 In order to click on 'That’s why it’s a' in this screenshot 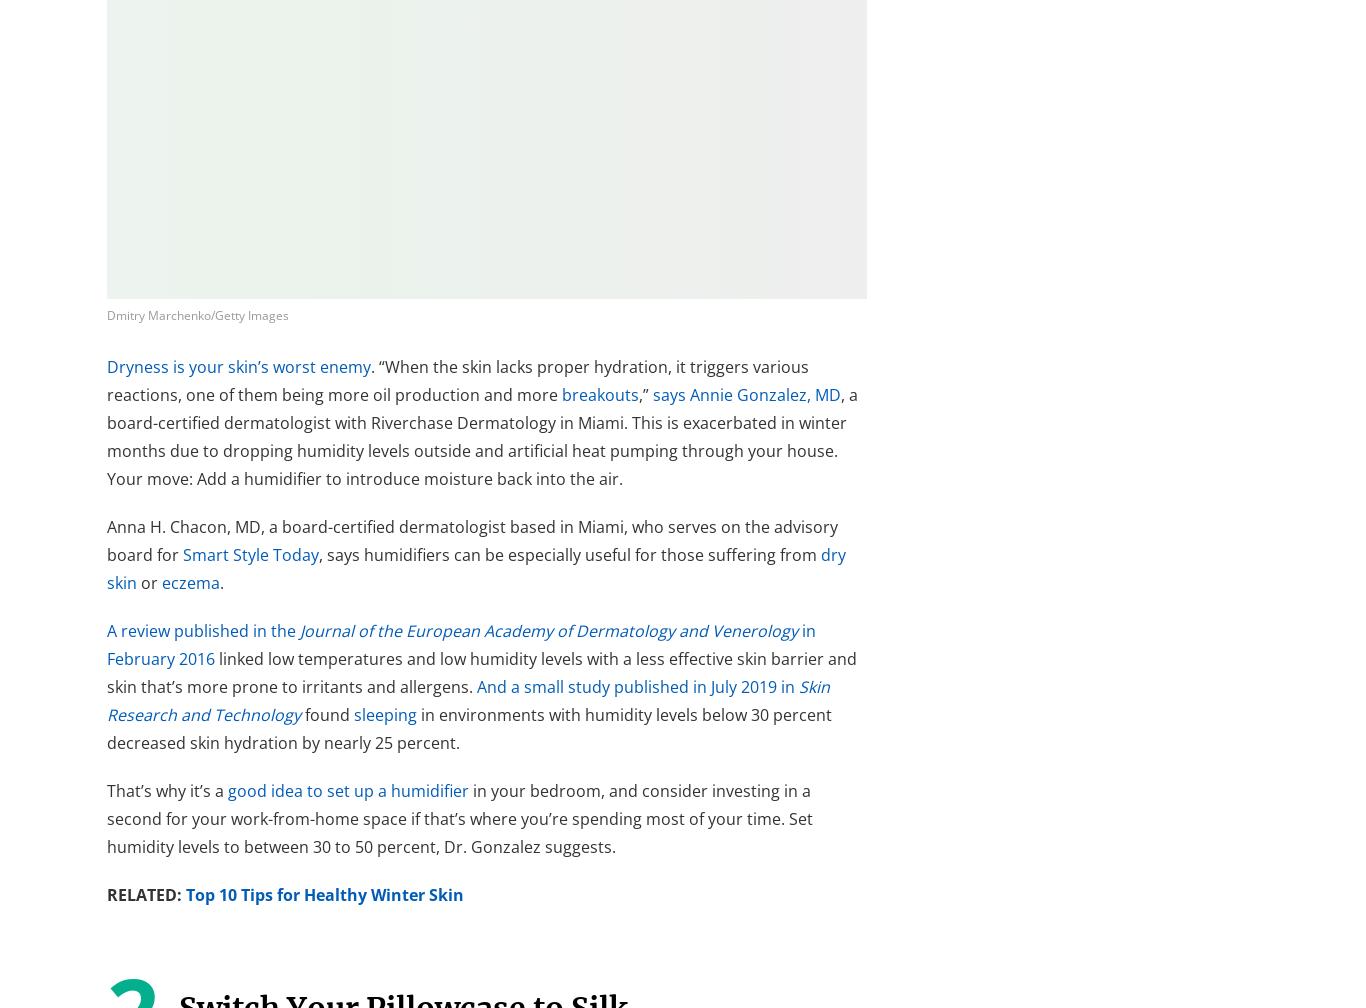, I will do `click(166, 790)`.